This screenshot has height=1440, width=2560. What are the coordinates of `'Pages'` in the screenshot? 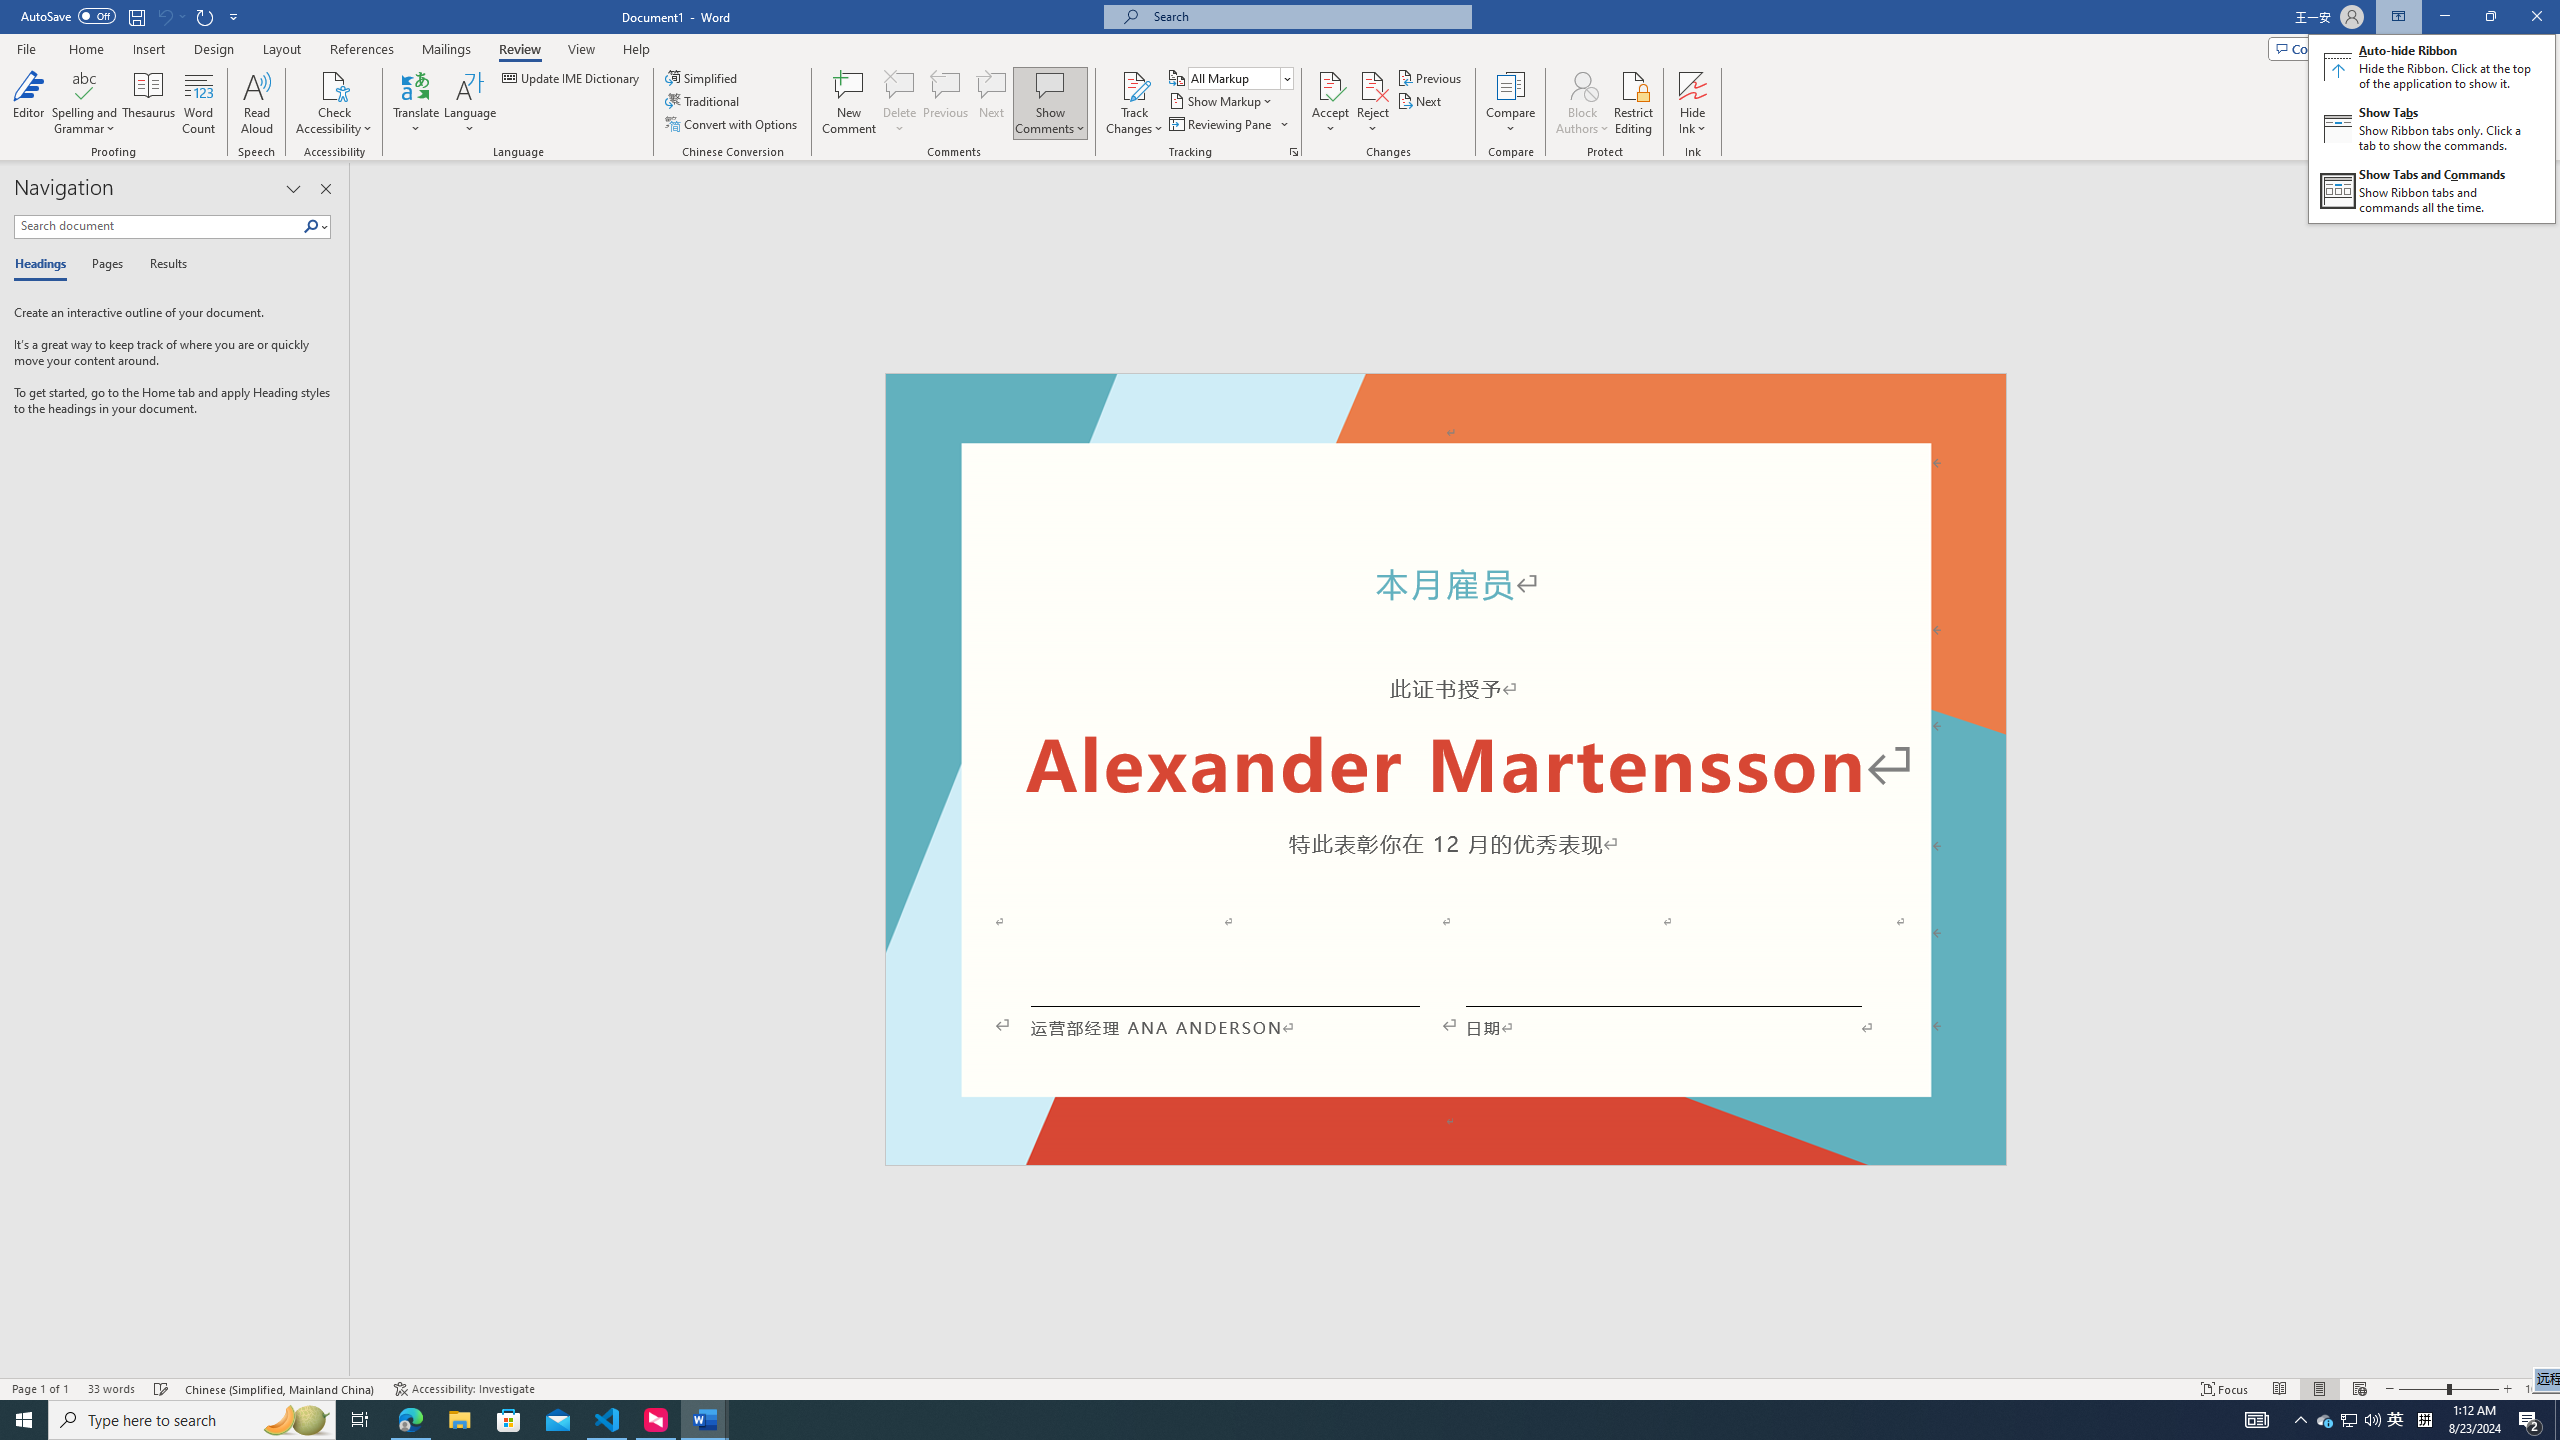 It's located at (103, 264).